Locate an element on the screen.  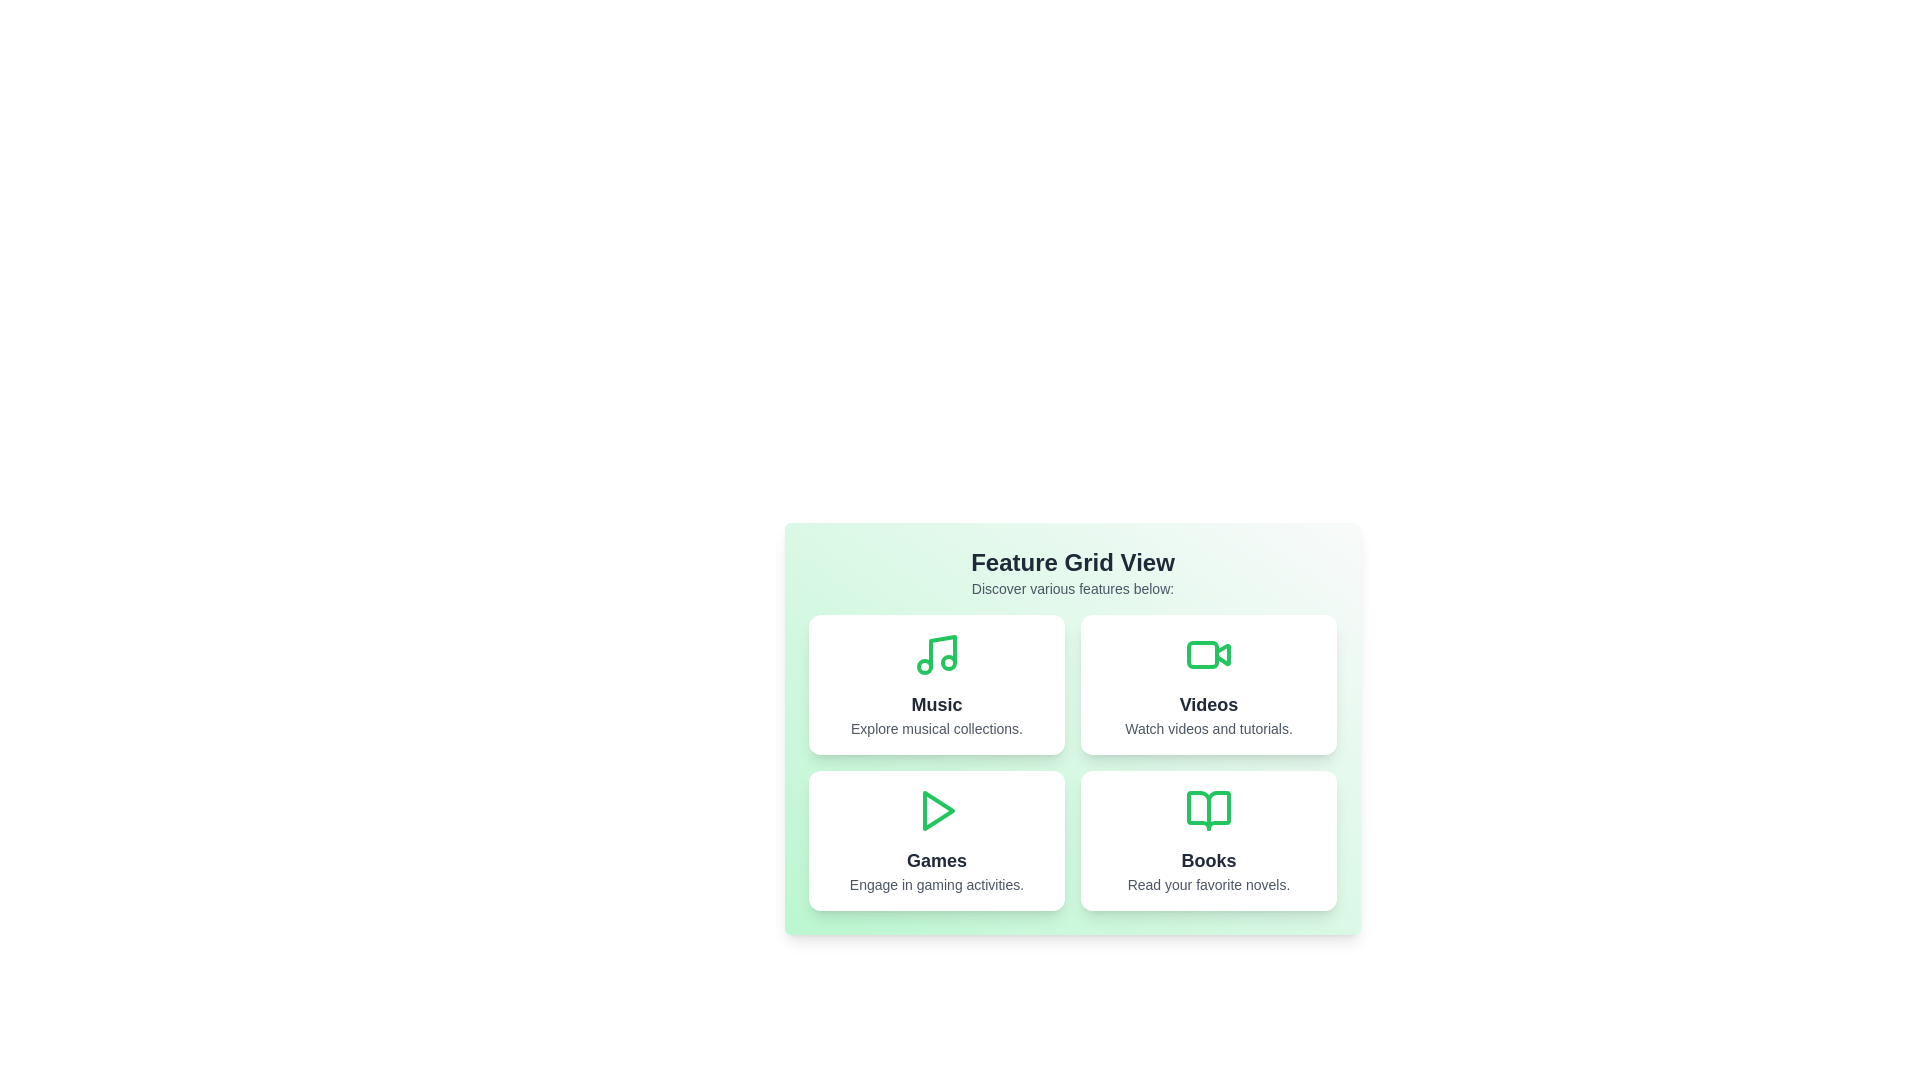
the title of the feature Games is located at coordinates (935, 859).